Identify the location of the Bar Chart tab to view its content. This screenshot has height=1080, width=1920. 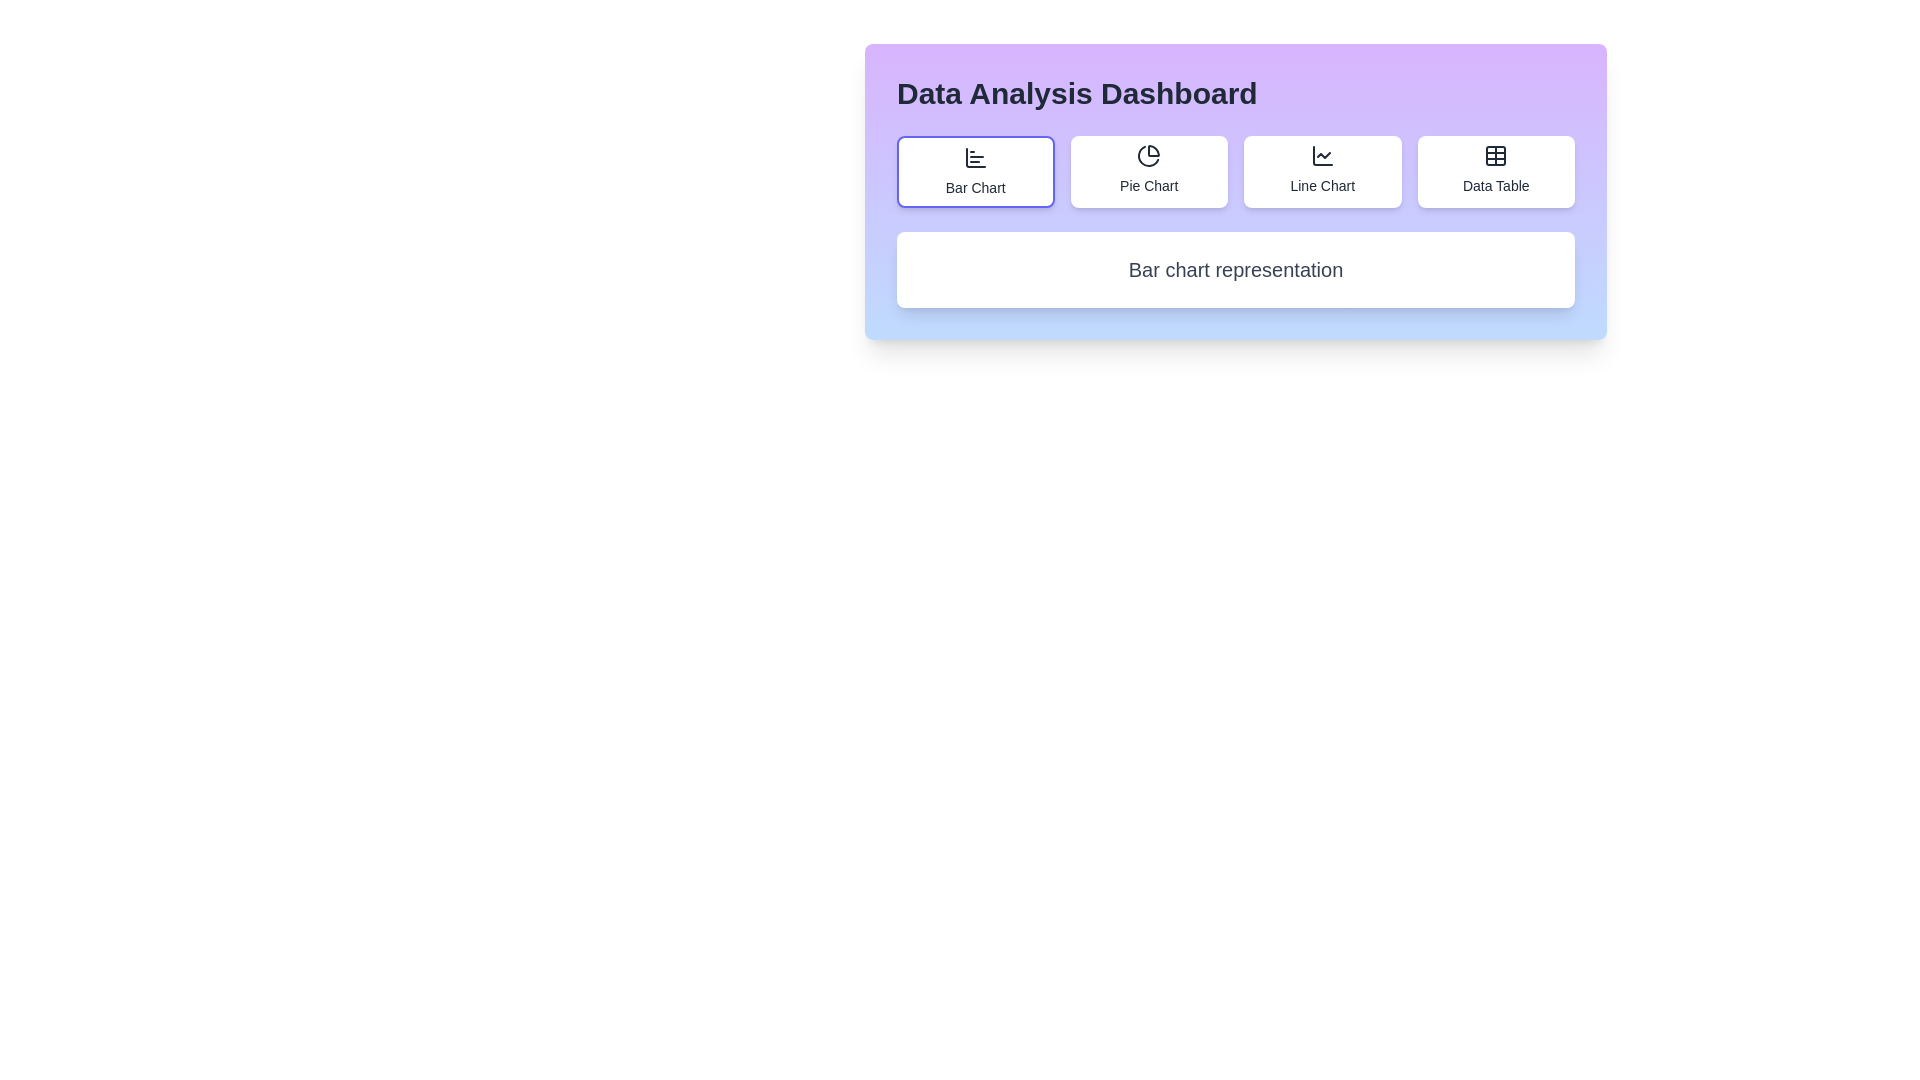
(975, 171).